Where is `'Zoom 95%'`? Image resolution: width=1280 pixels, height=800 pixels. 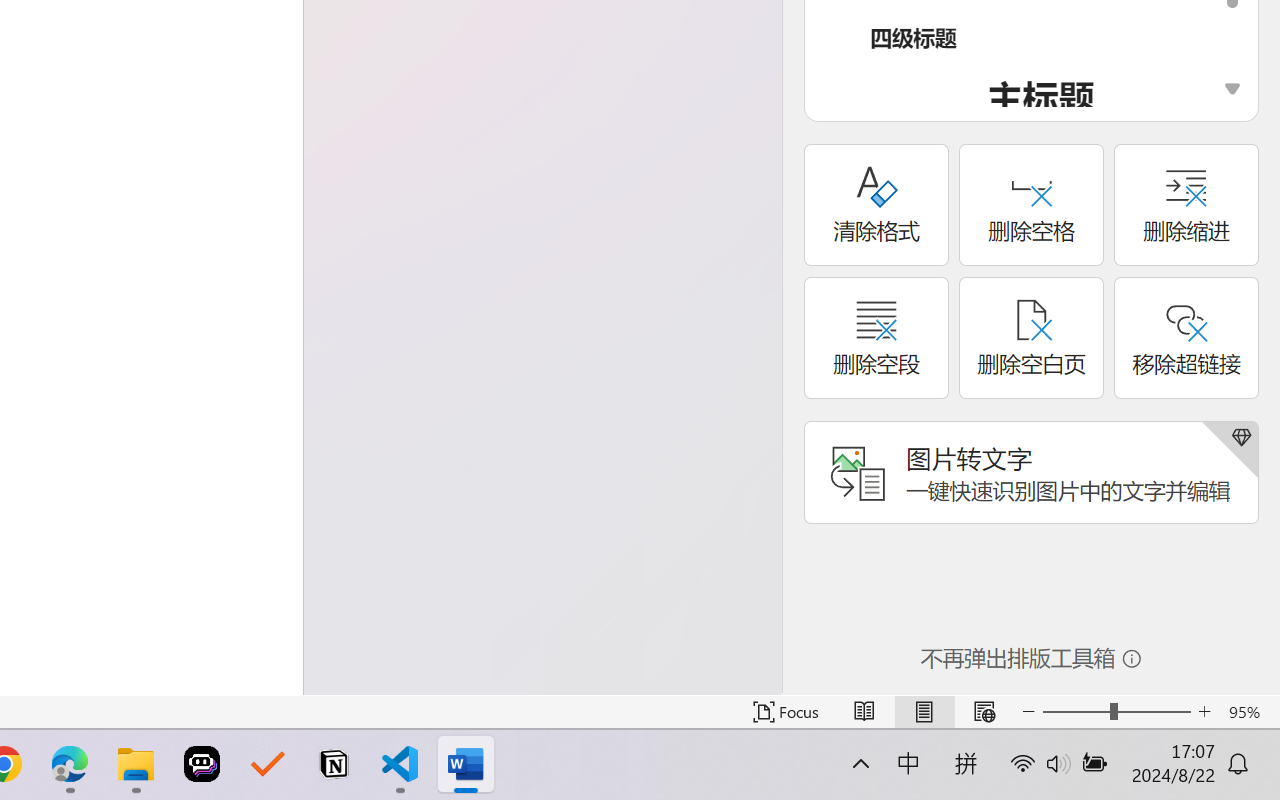 'Zoom 95%' is located at coordinates (1248, 711).